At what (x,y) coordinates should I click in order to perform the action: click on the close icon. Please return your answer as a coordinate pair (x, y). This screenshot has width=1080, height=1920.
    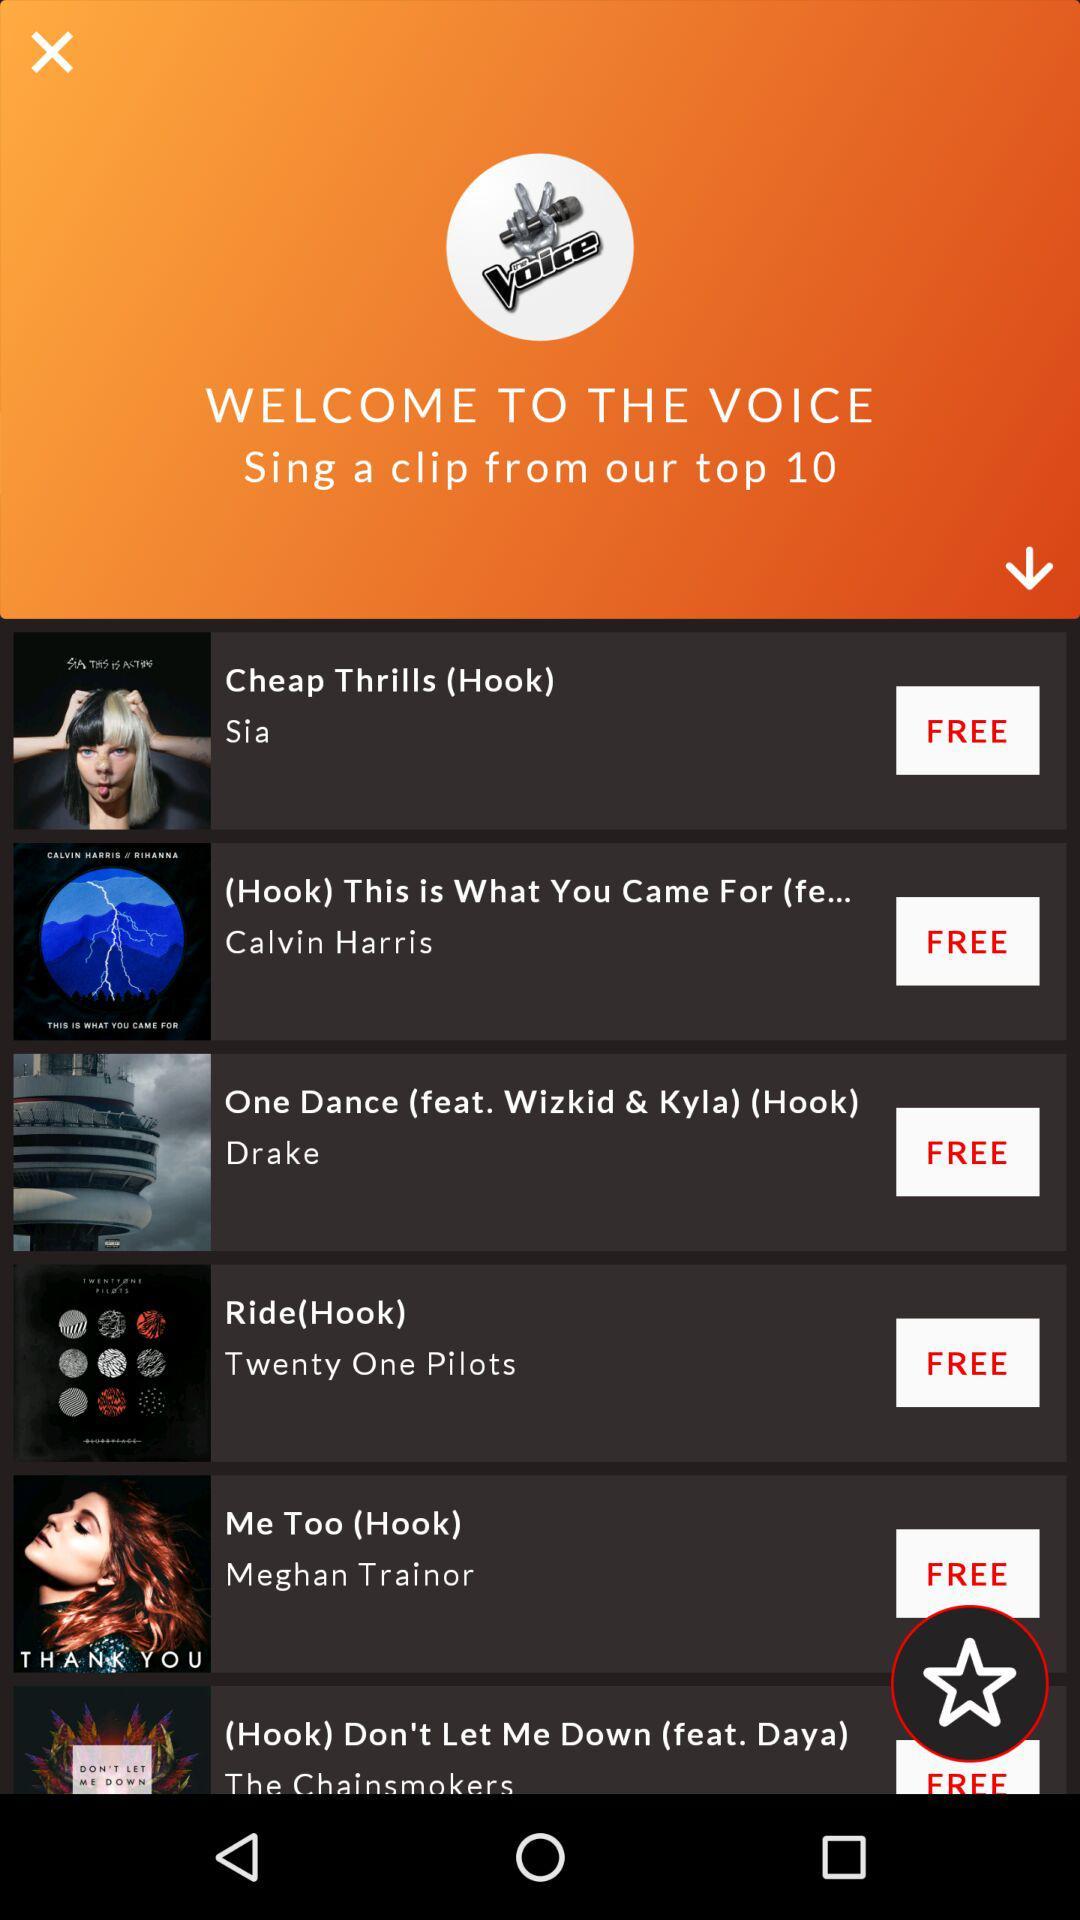
    Looking at the image, I should click on (51, 52).